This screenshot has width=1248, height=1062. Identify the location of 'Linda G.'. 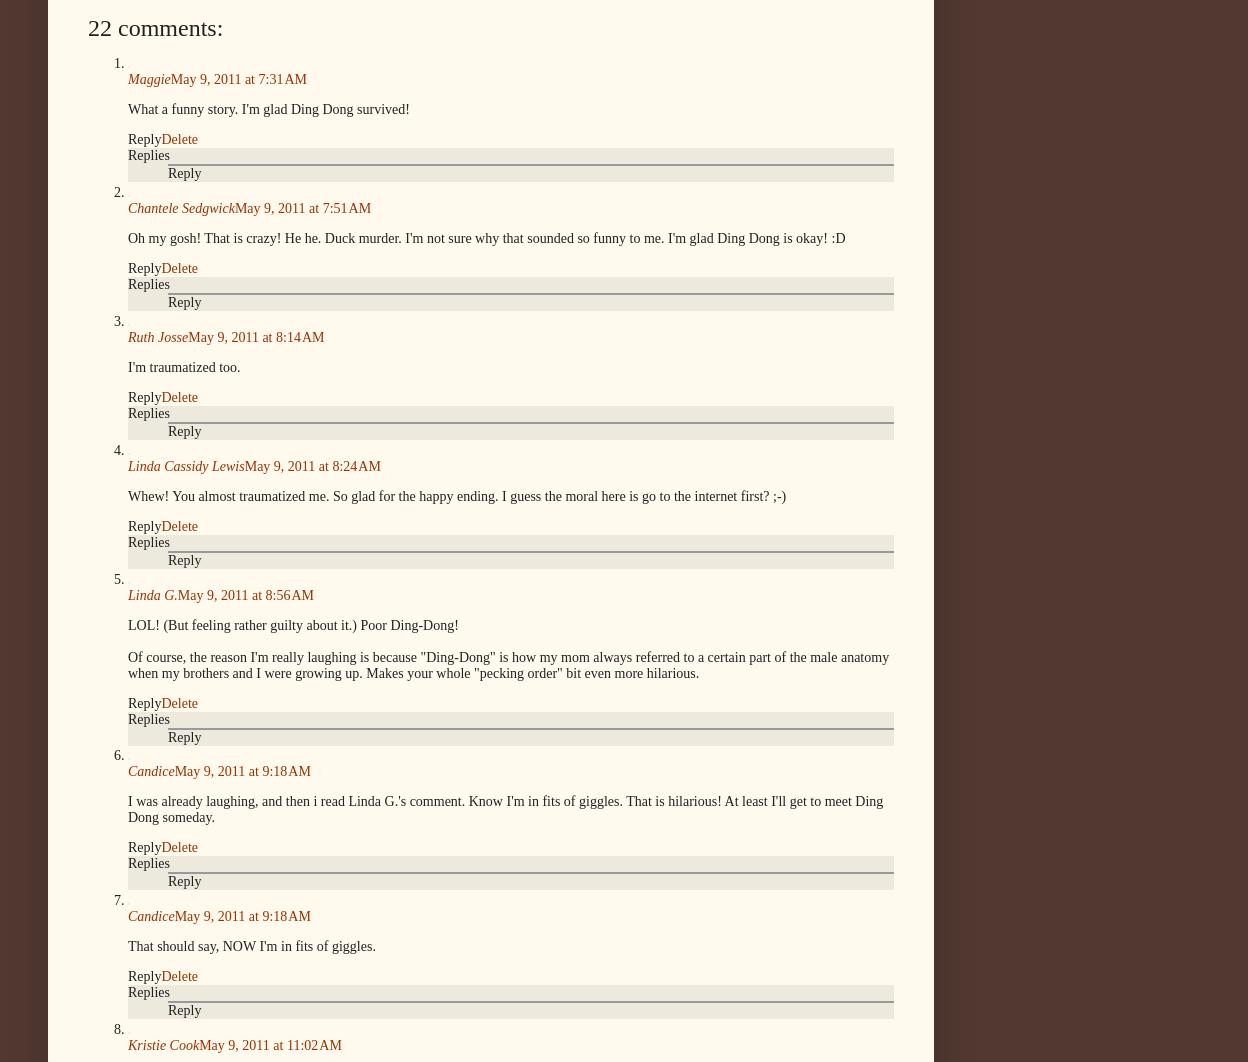
(152, 594).